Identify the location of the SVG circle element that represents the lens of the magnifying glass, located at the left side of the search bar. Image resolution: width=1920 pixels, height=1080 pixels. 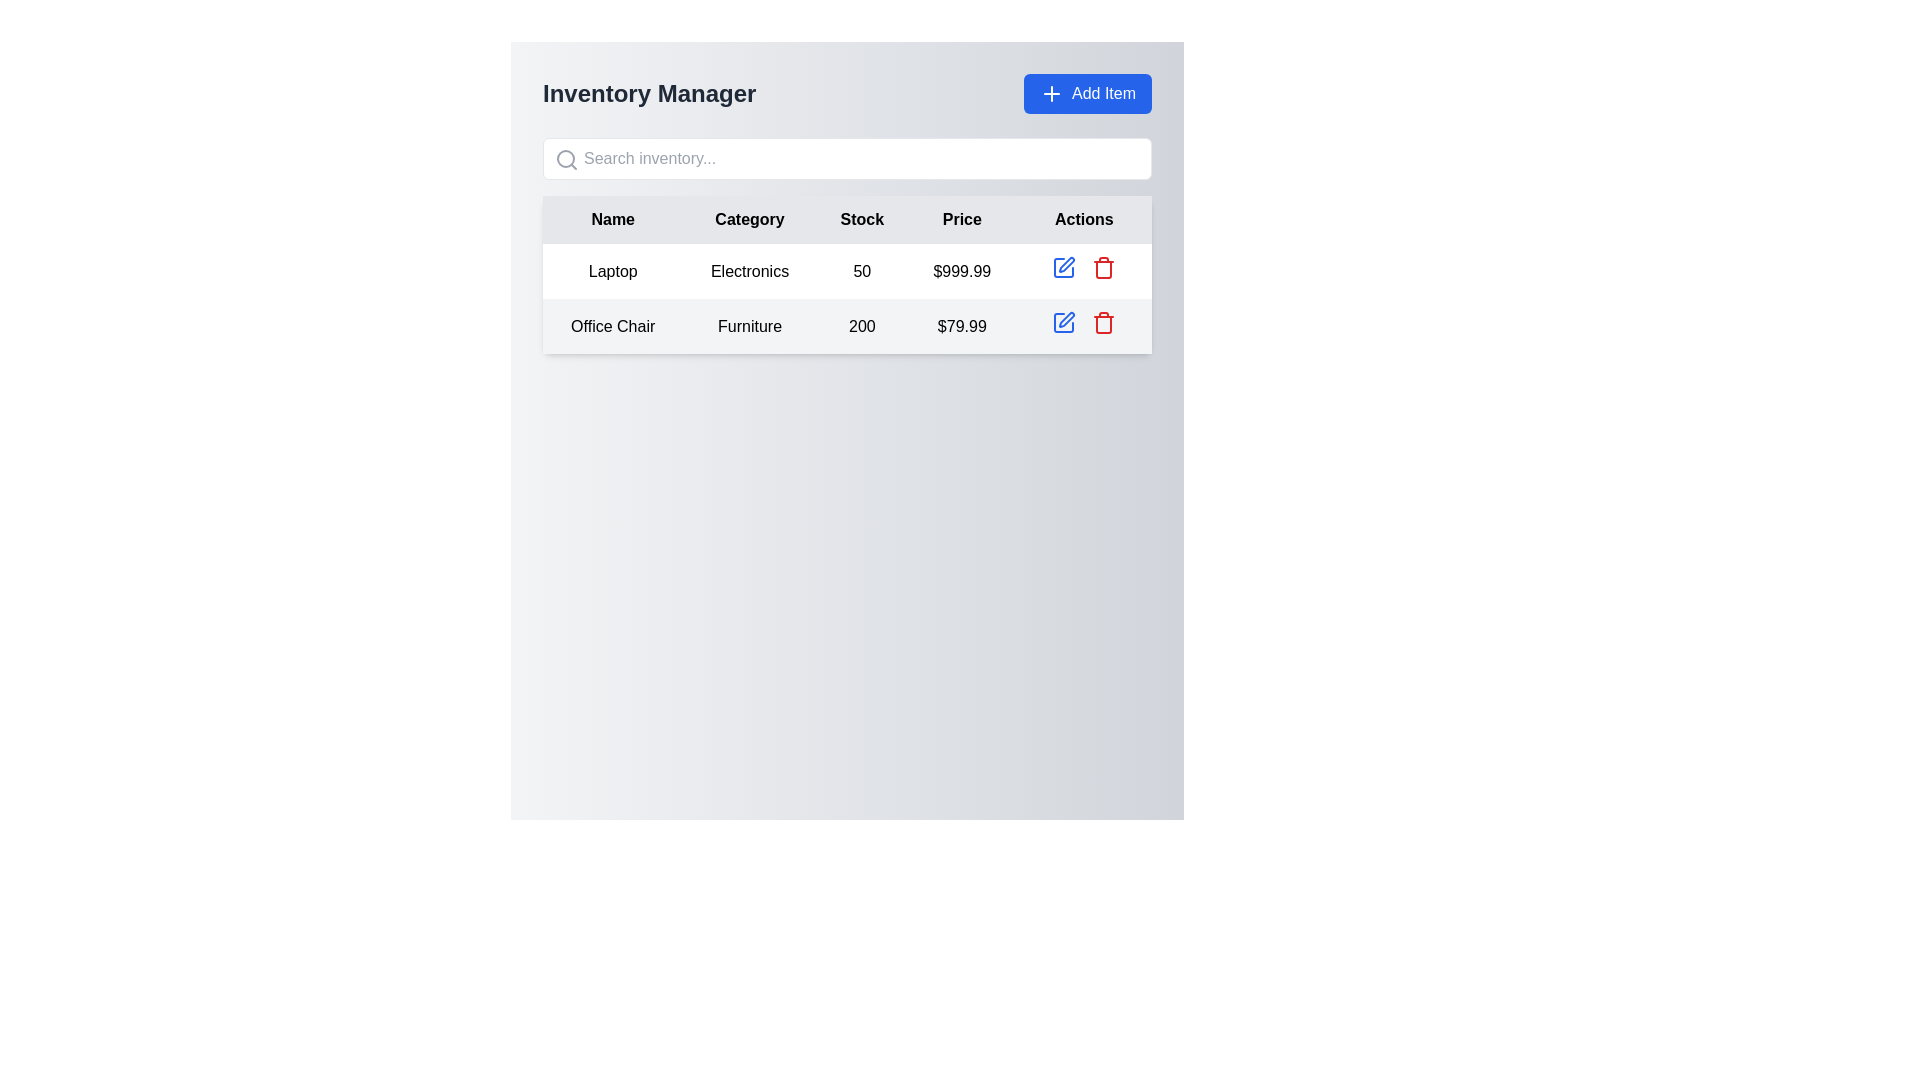
(565, 157).